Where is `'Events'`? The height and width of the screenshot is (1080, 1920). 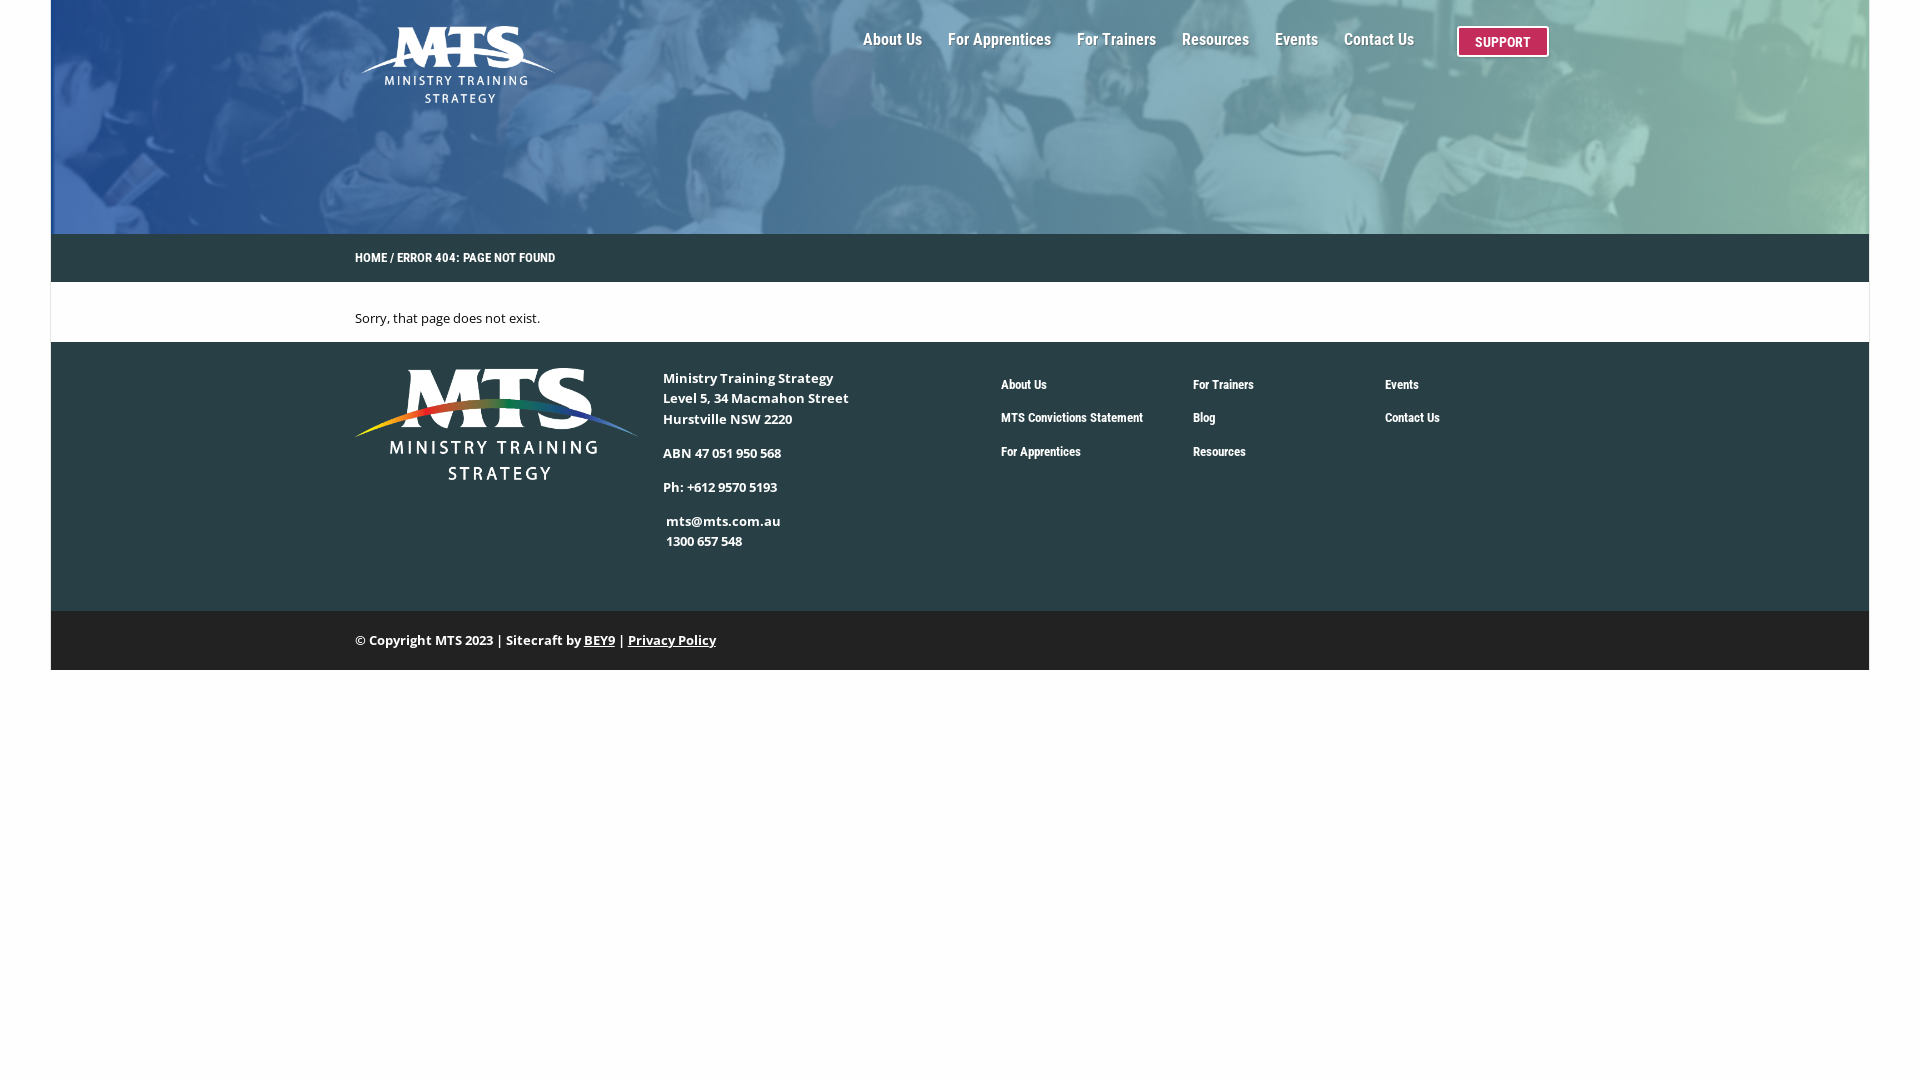 'Events' is located at coordinates (1274, 46).